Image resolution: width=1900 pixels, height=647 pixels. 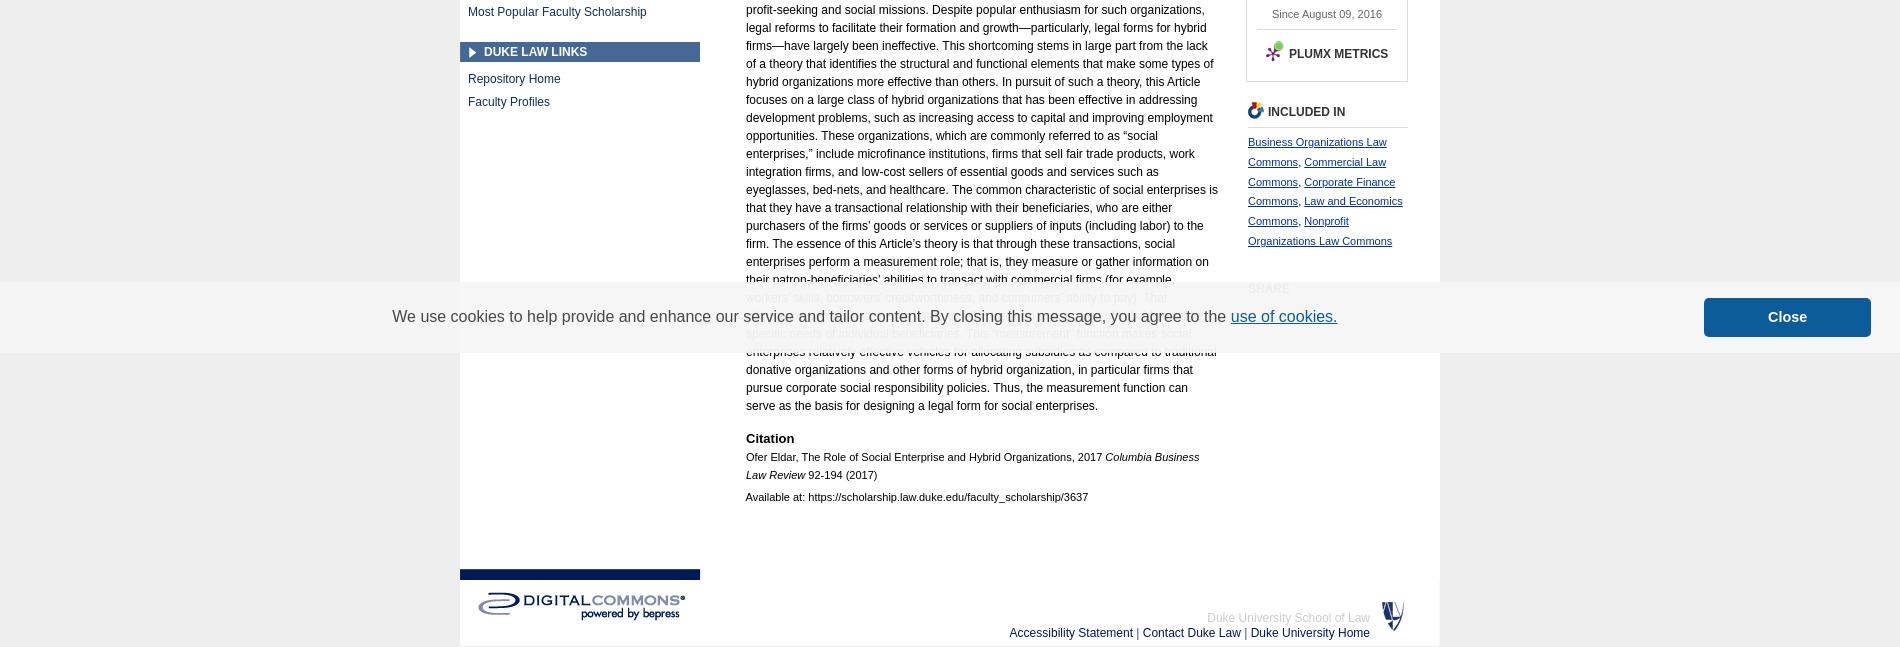 I want to click on 'Accessibility Statement', so click(x=1009, y=633).